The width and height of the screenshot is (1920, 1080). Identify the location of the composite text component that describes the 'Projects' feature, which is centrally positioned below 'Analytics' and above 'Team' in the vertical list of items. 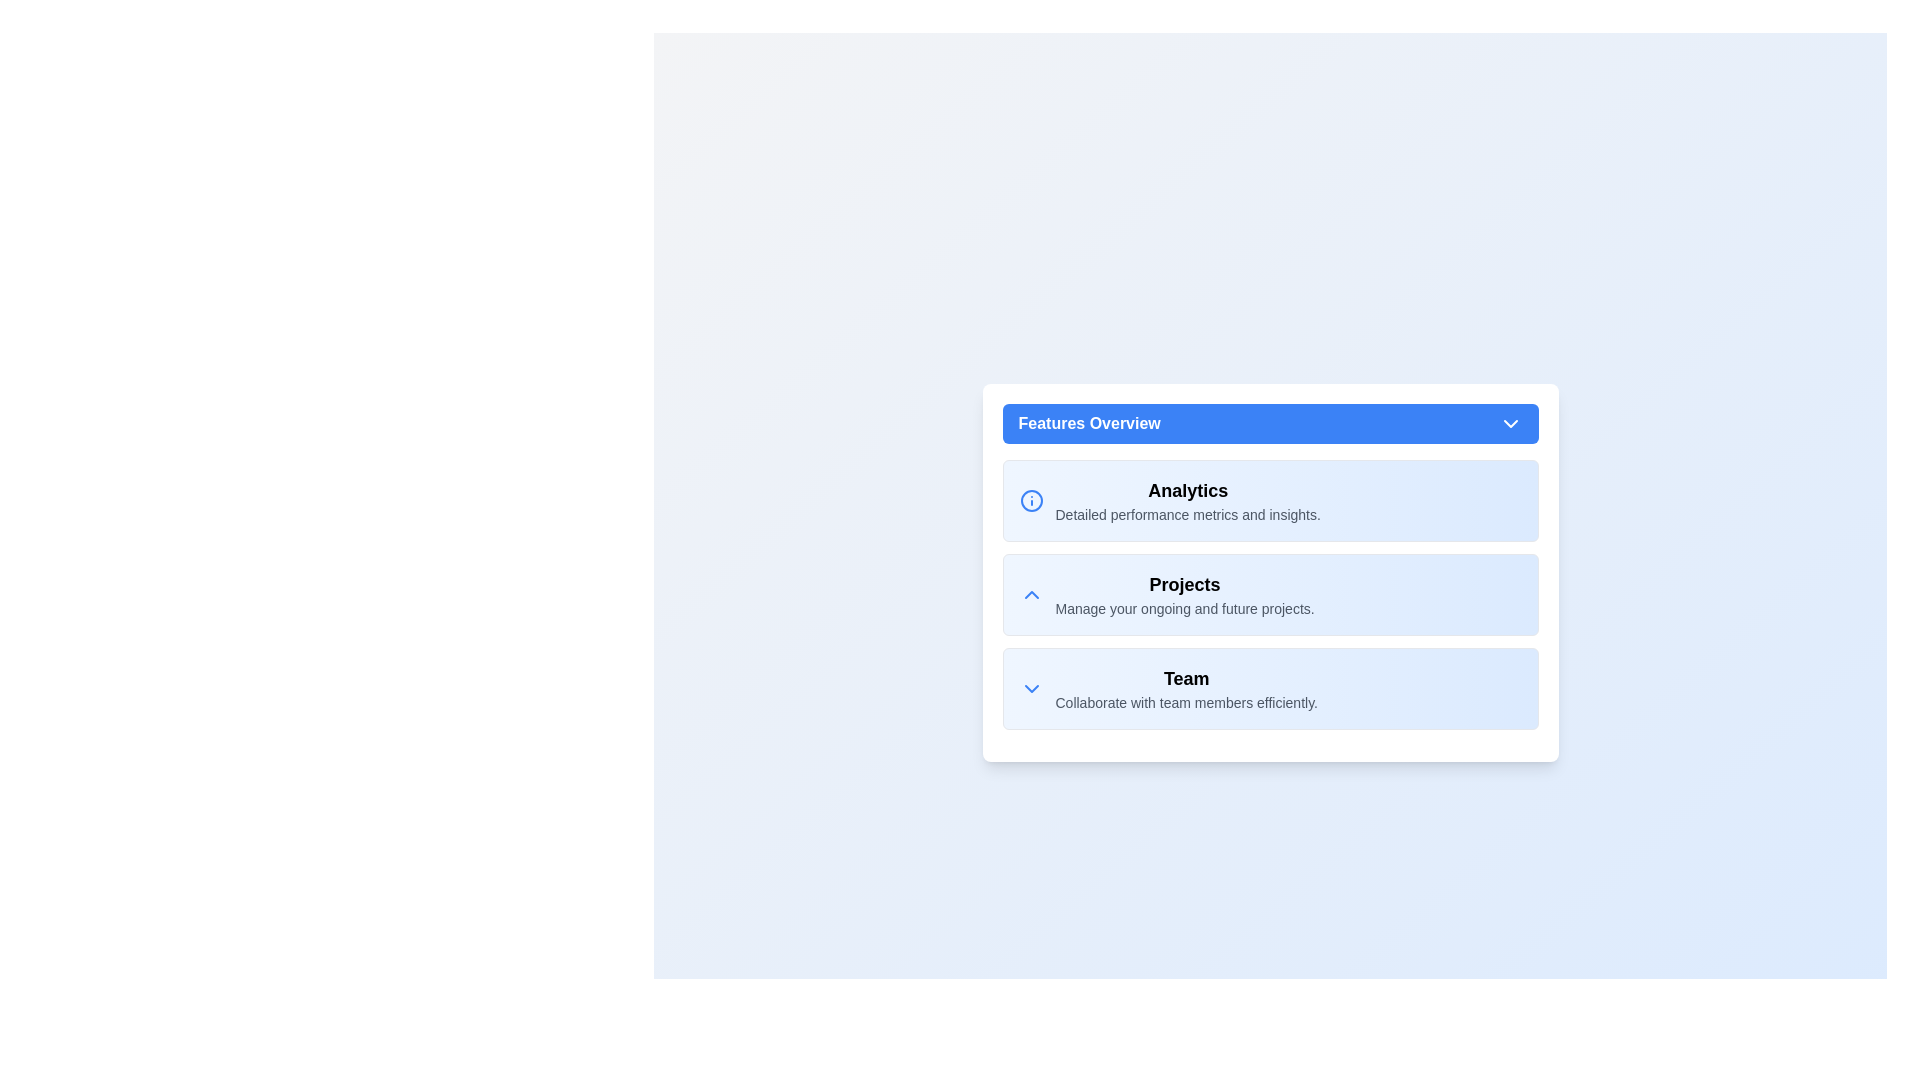
(1185, 593).